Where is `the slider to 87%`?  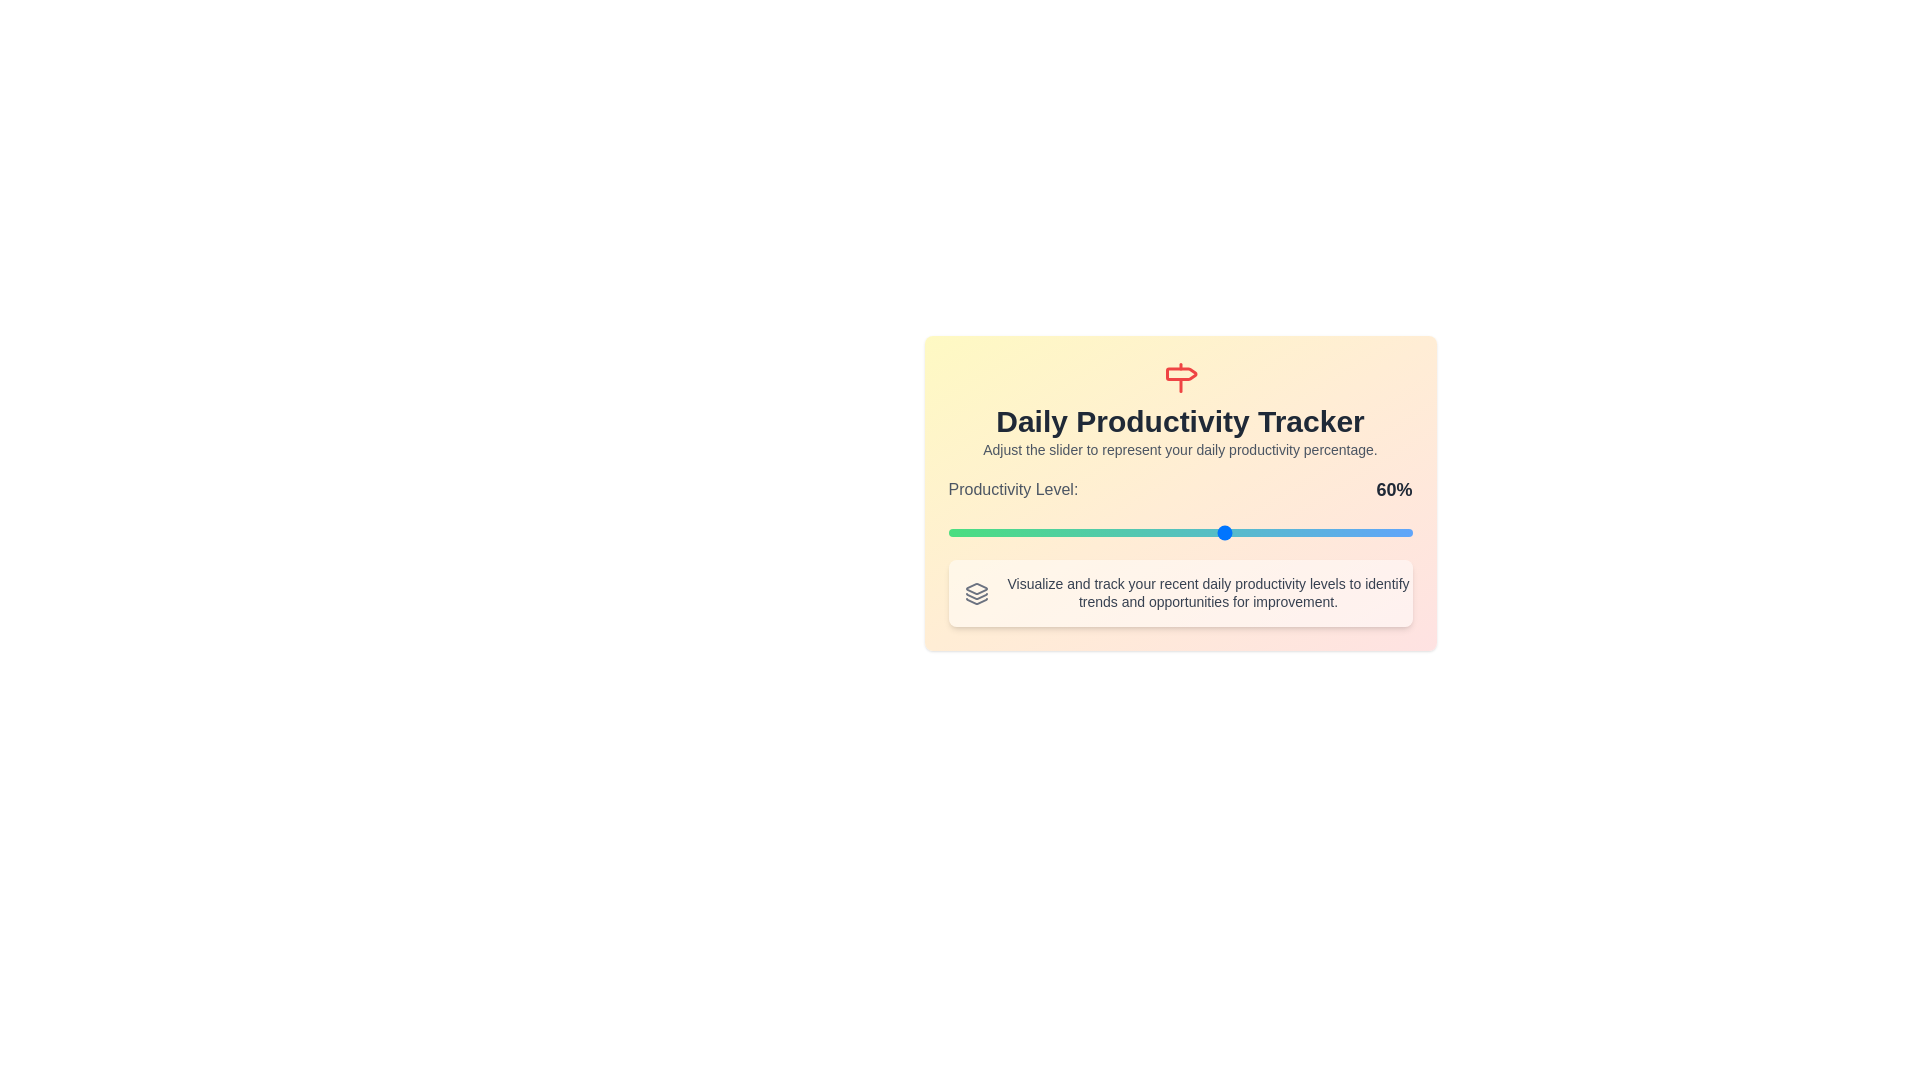 the slider to 87% is located at coordinates (1352, 531).